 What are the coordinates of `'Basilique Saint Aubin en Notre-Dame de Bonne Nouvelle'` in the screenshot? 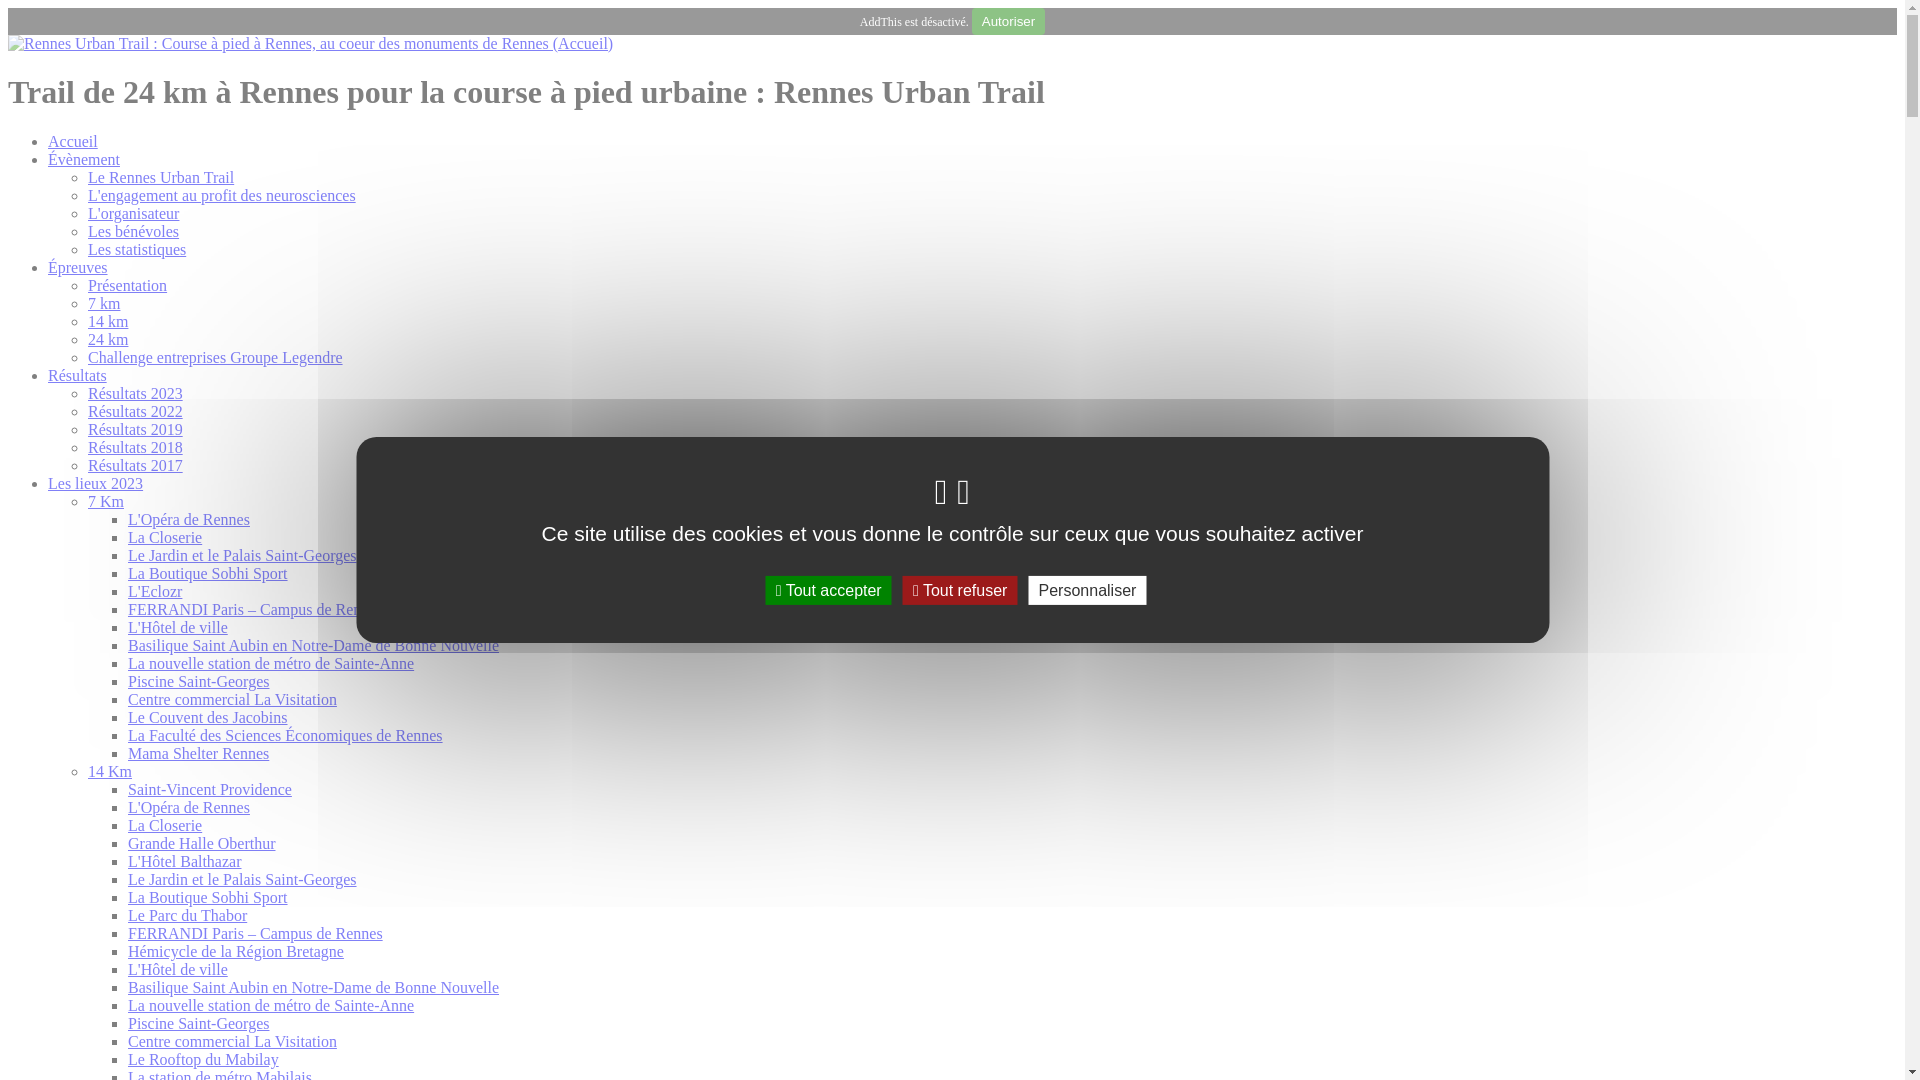 It's located at (312, 986).